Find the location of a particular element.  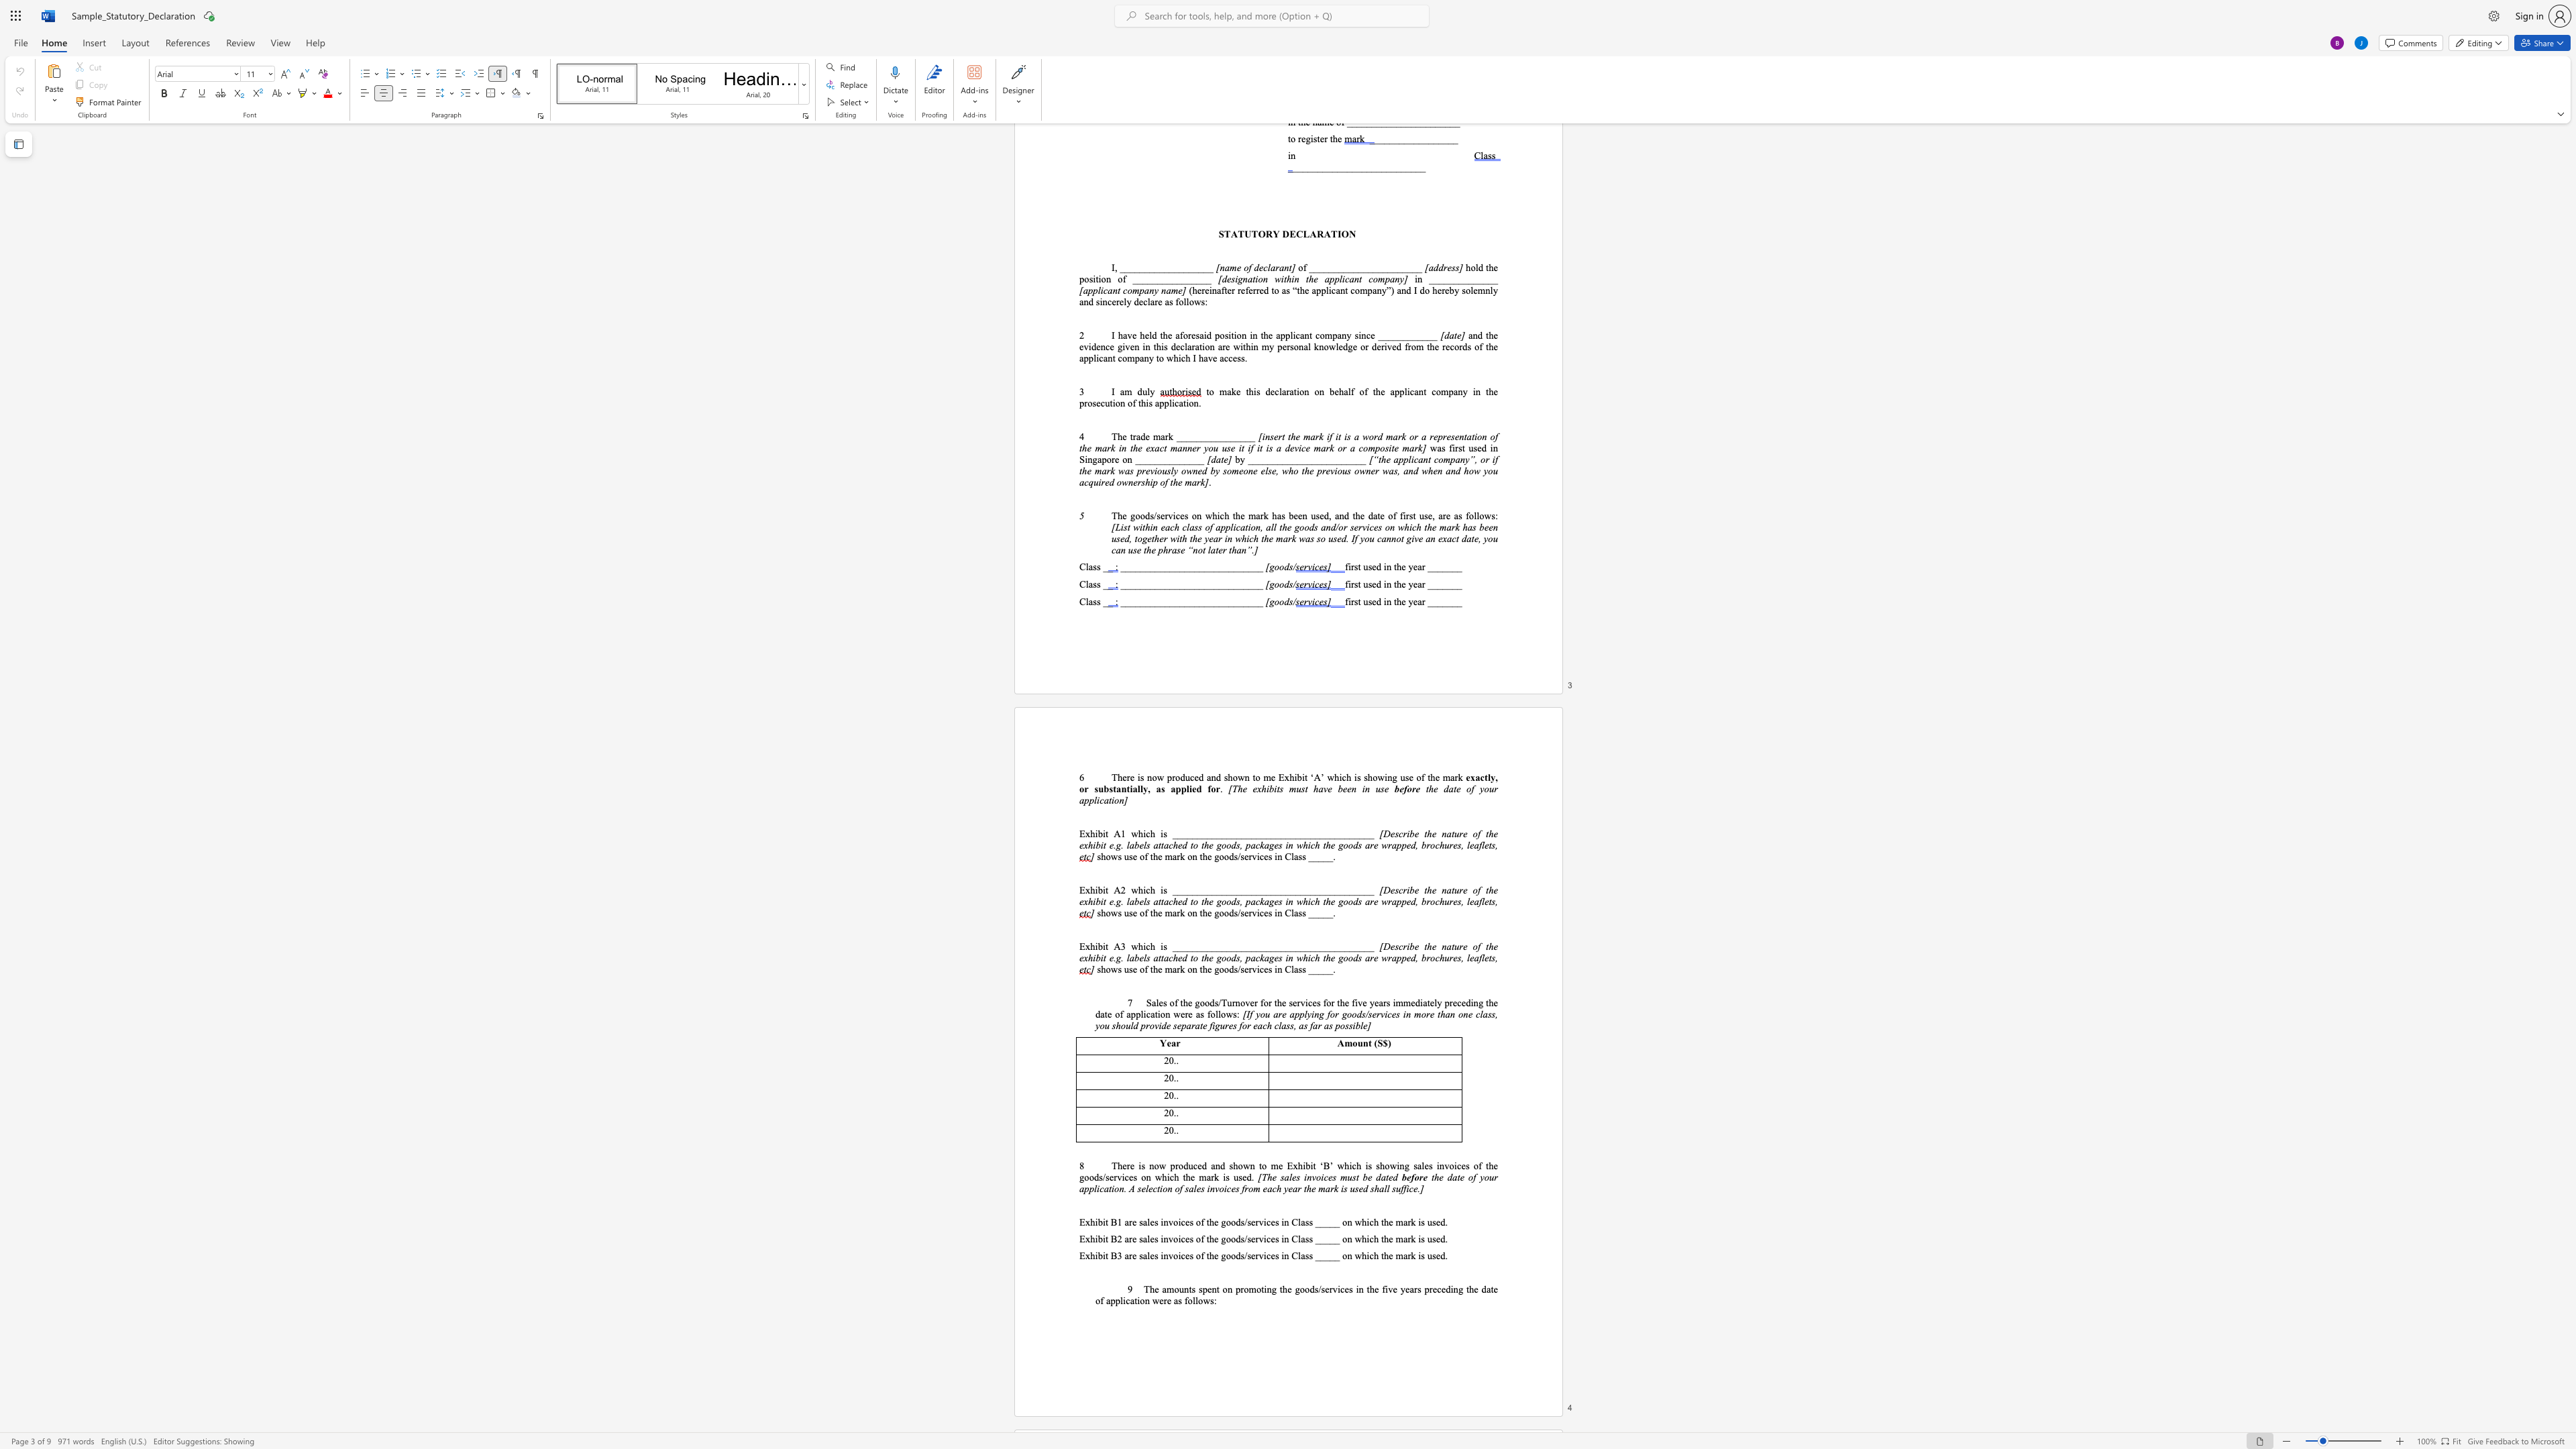

the subset text "ust" within the text "[The sales invoices must be dated" is located at coordinates (1346, 1177).